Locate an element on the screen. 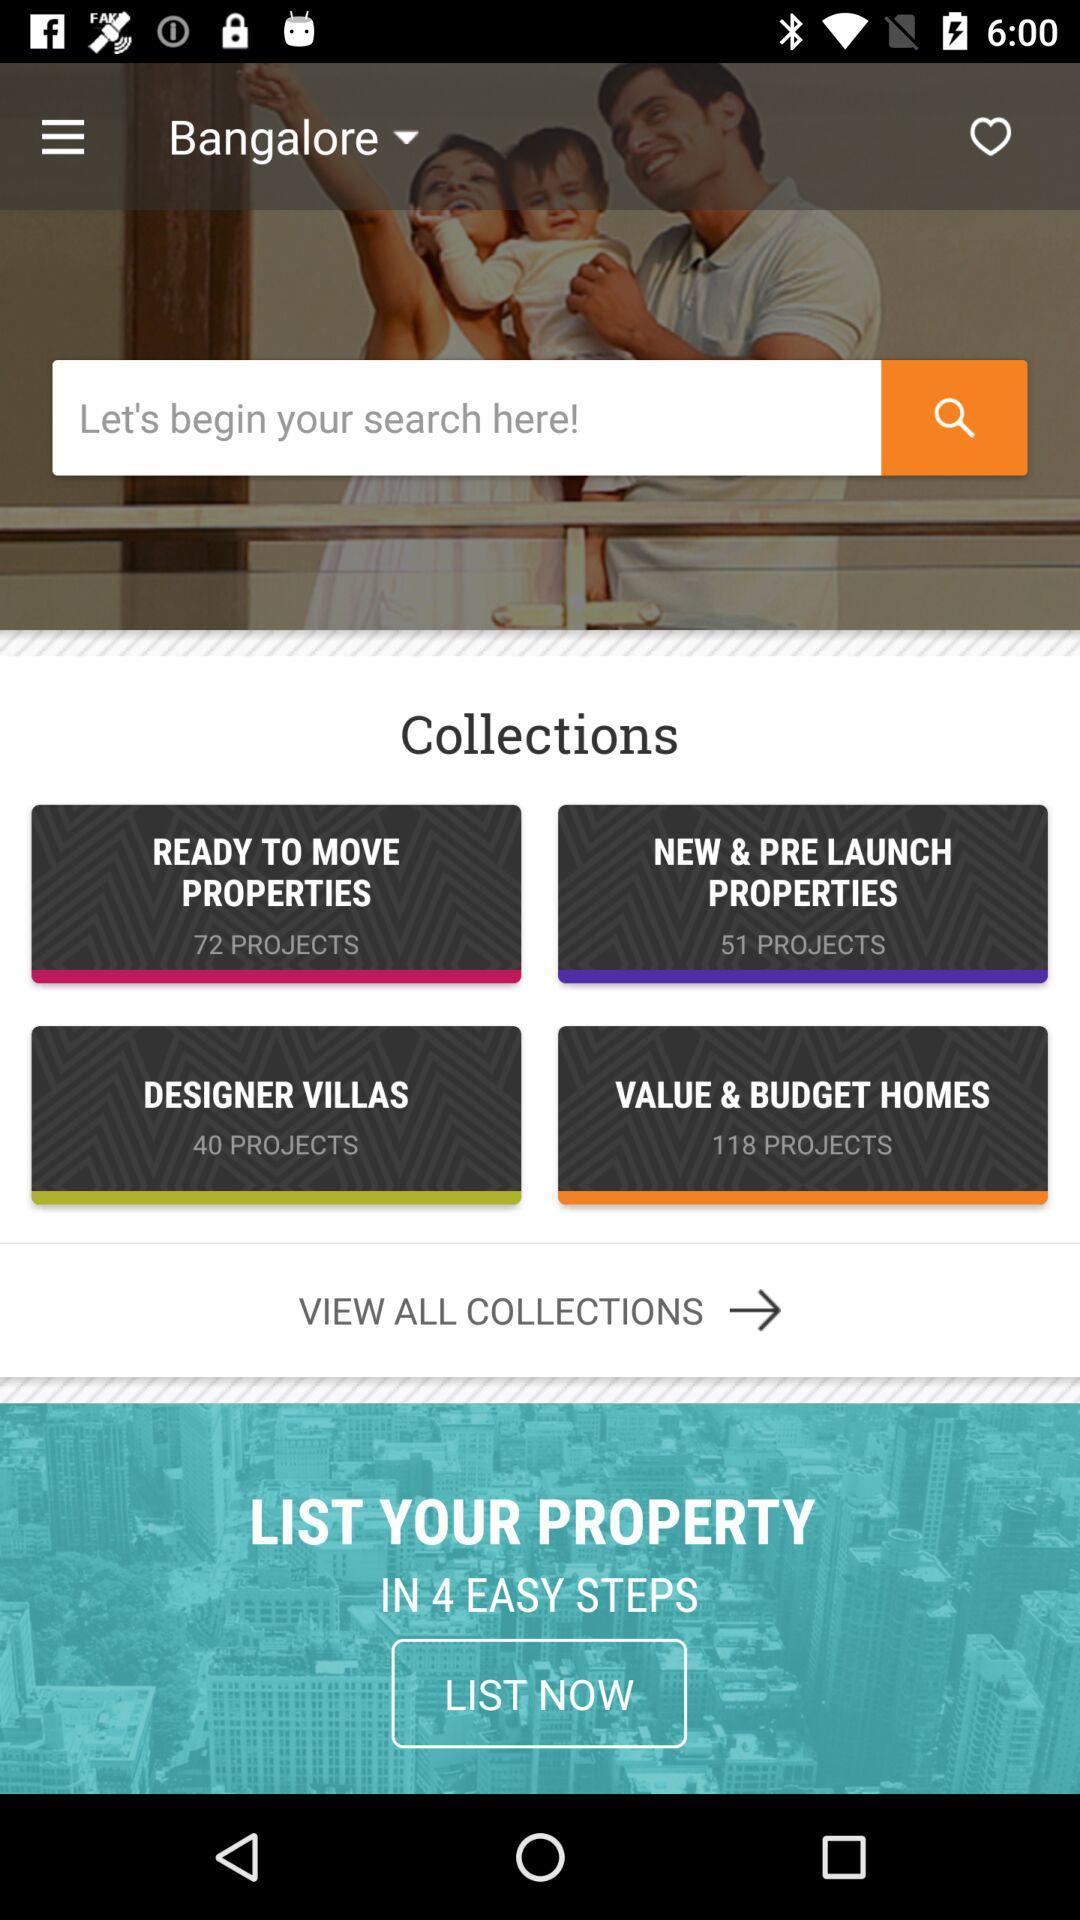  the item below in 4 easy icon is located at coordinates (538, 1692).